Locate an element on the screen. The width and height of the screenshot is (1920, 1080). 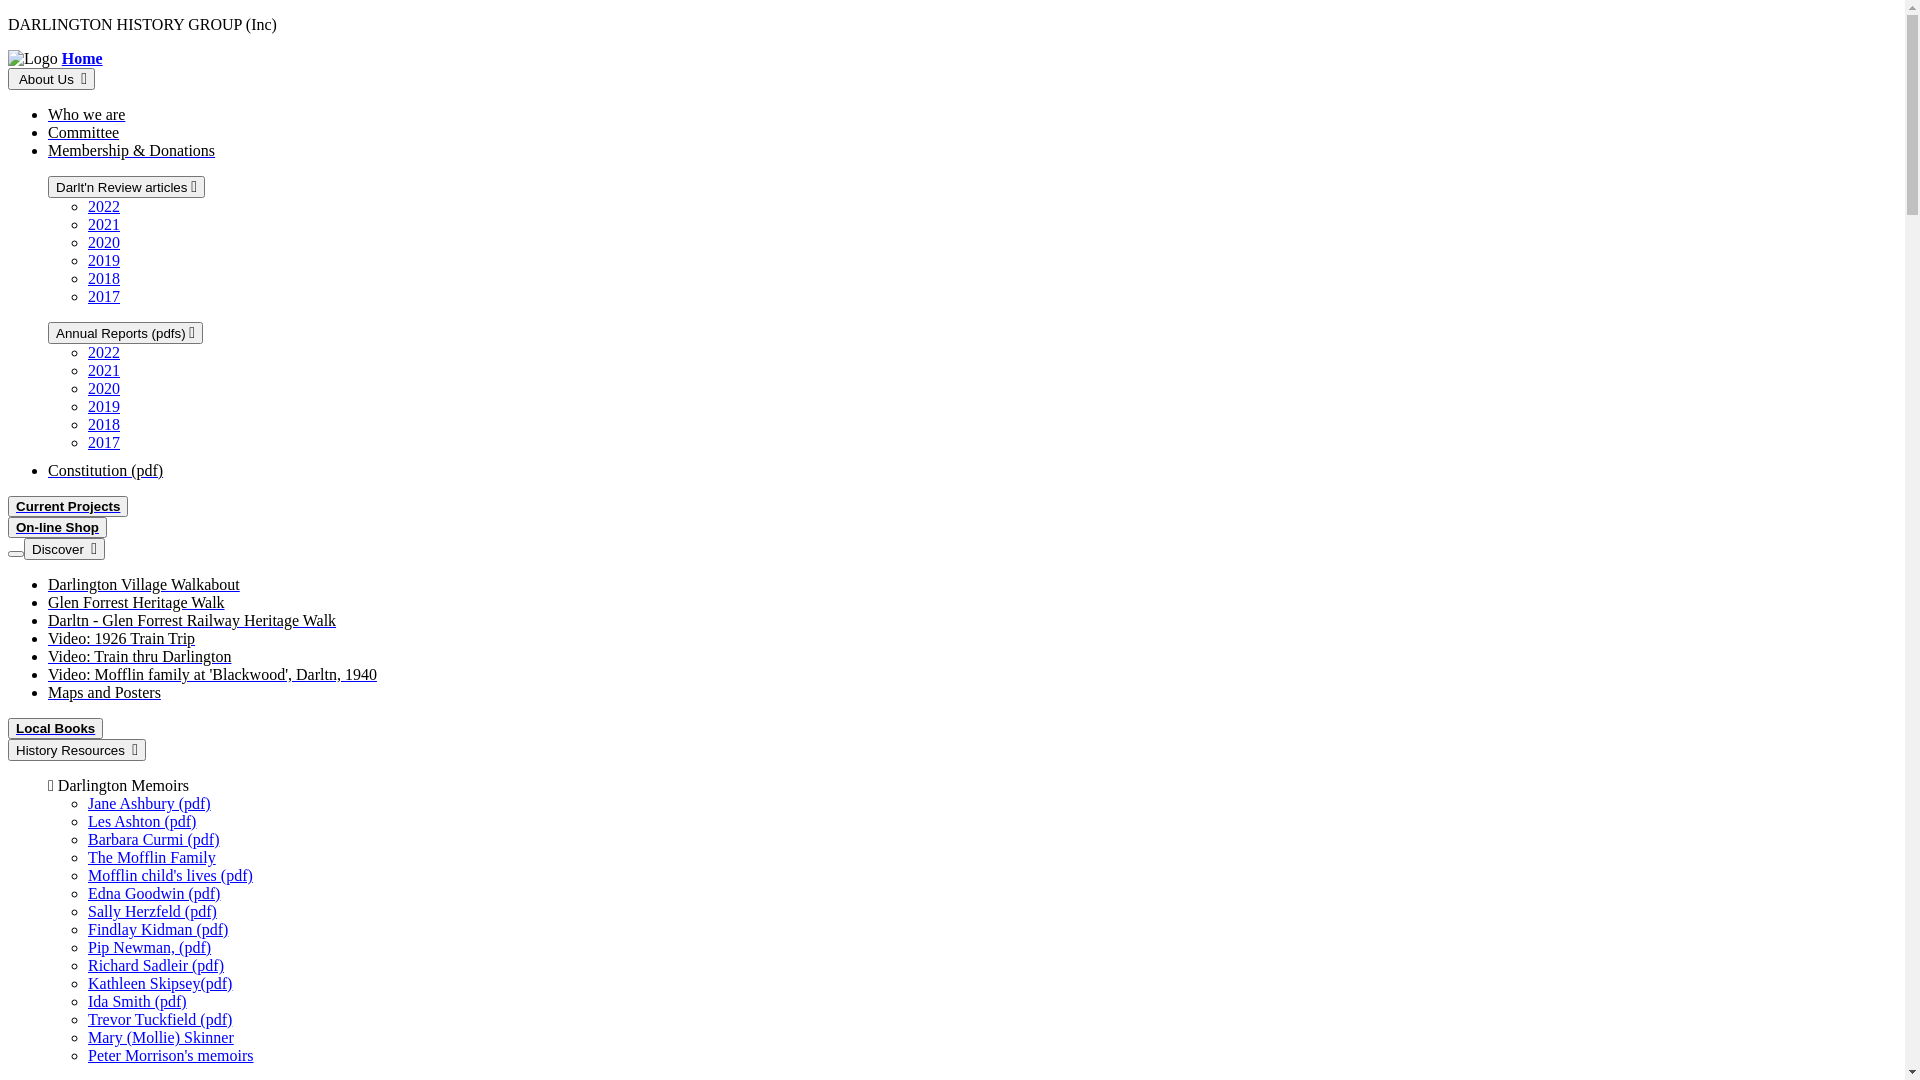
'Richard Sadleir (pdf)' is located at coordinates (155, 964).